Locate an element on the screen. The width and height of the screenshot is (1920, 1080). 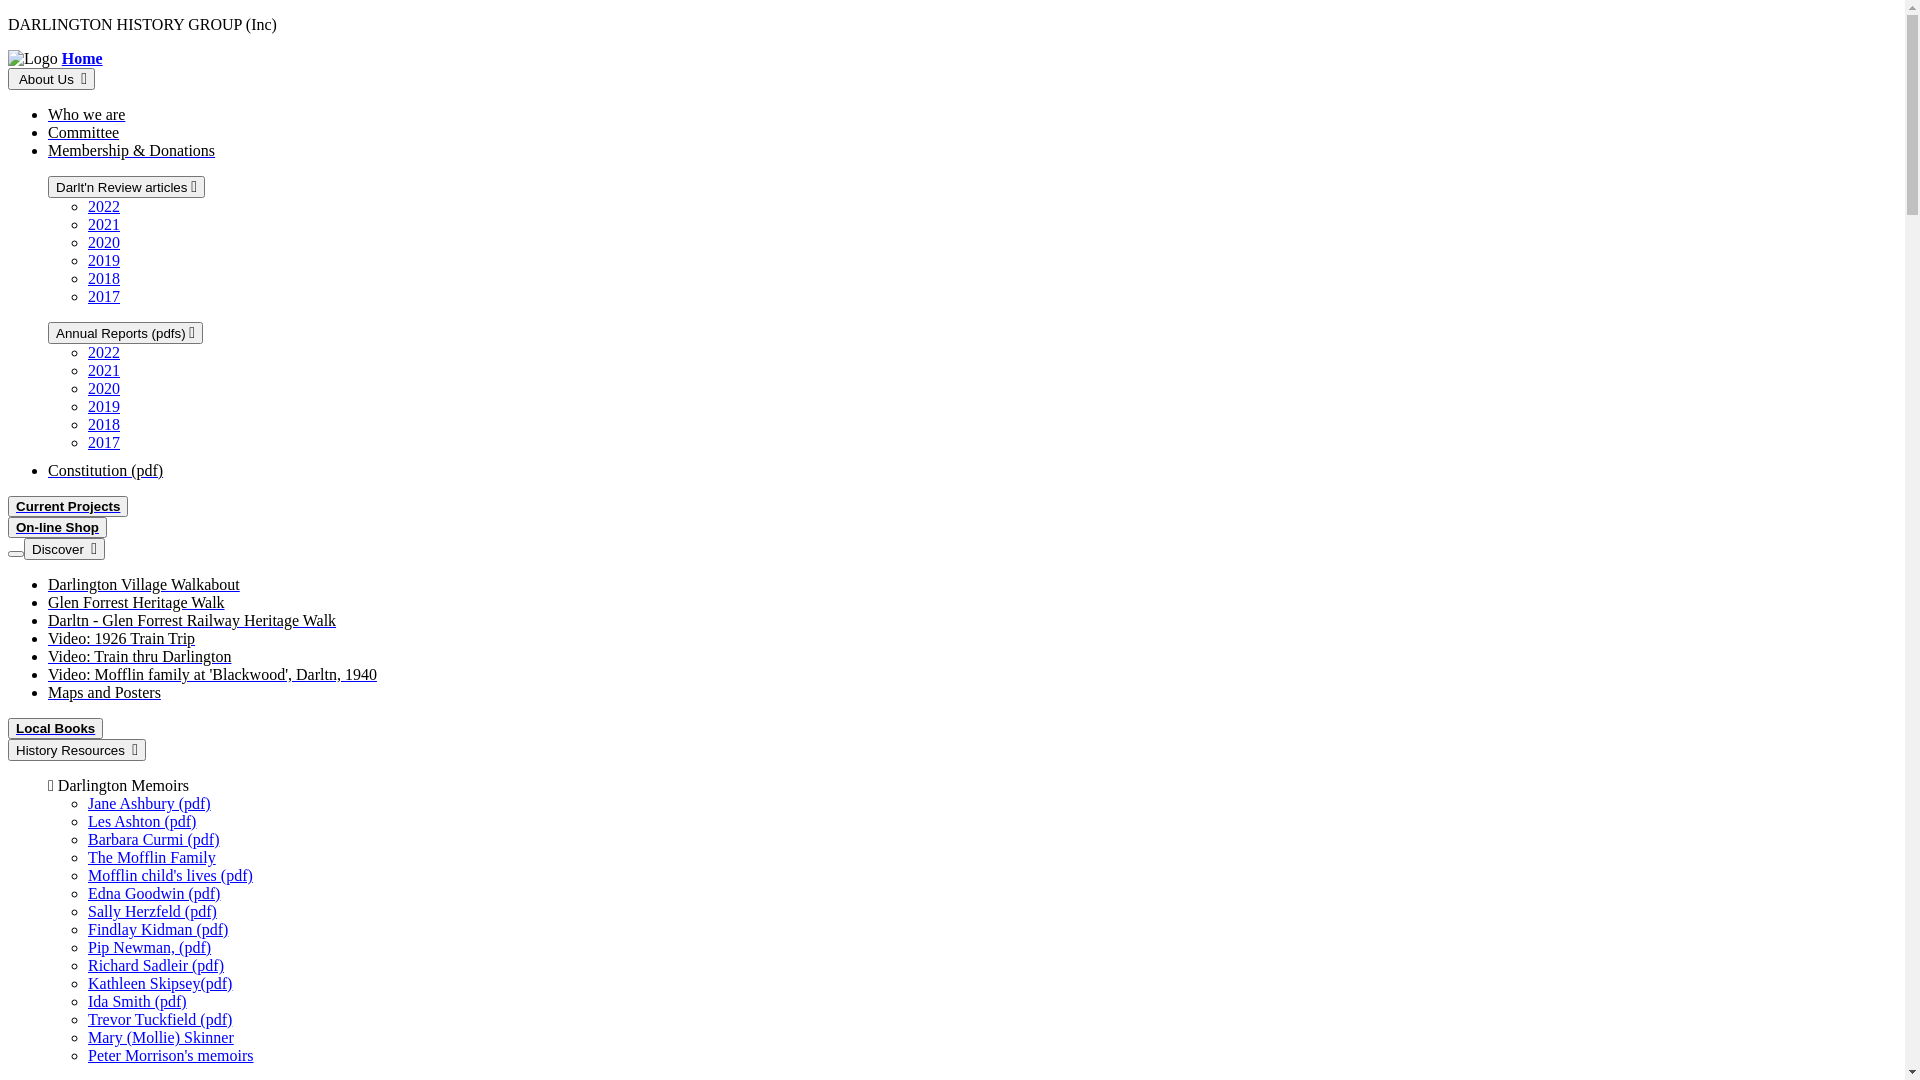
'Richard Sadleir (pdf)' is located at coordinates (155, 964).